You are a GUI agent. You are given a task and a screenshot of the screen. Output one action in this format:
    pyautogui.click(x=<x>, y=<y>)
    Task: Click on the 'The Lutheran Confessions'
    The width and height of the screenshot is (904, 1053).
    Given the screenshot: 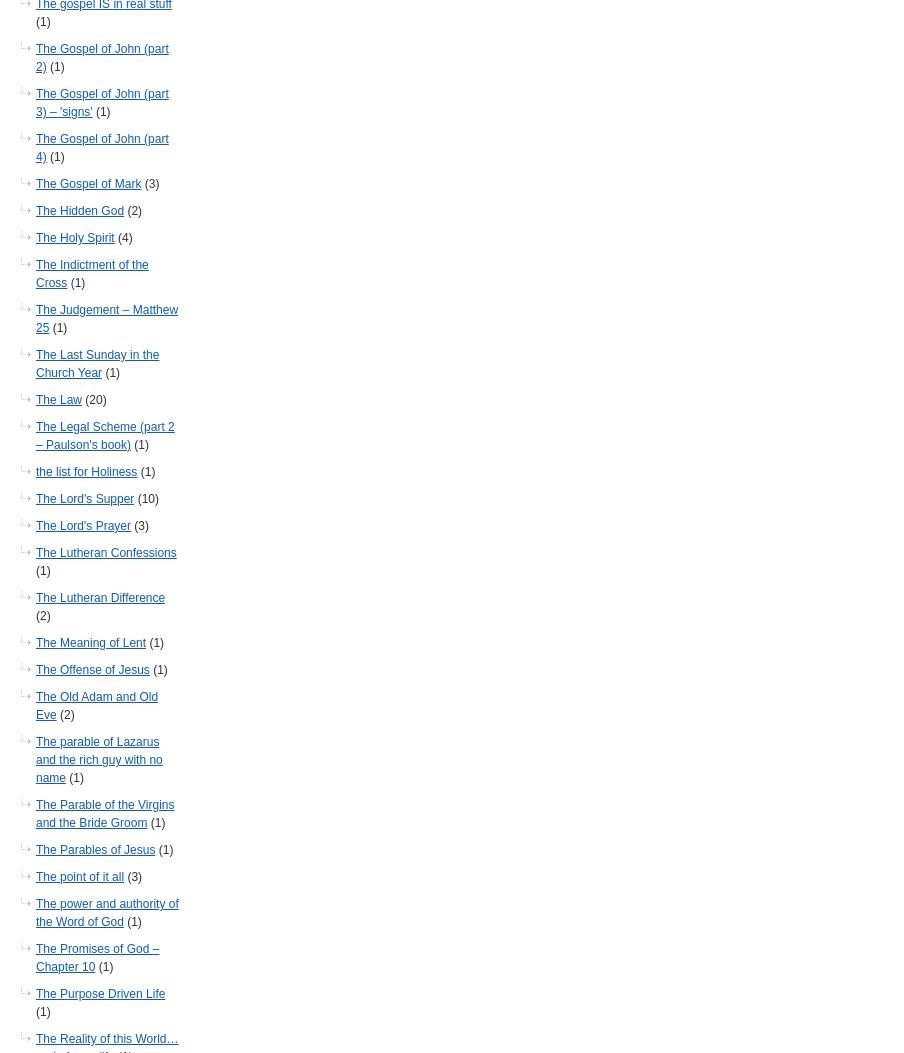 What is the action you would take?
    pyautogui.click(x=106, y=552)
    